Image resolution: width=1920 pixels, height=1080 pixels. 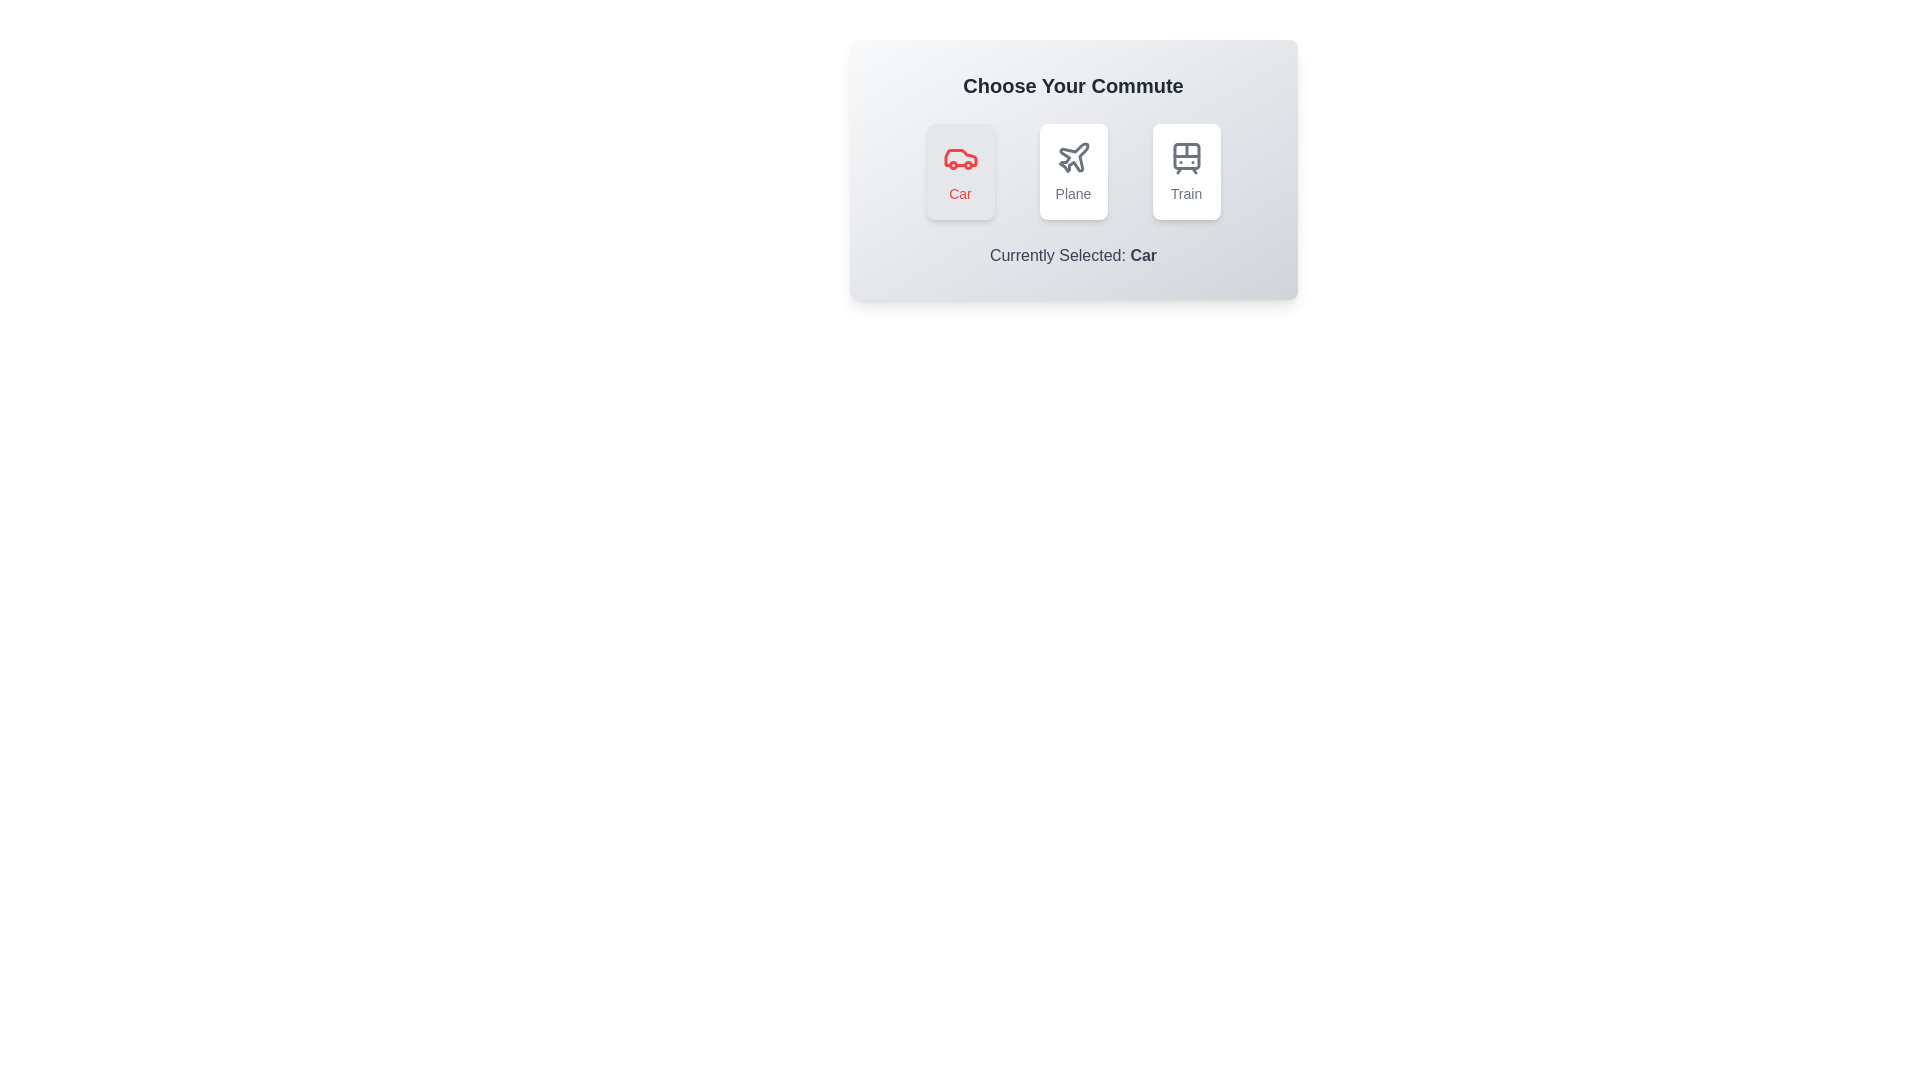 I want to click on the button corresponding to the transportation mode Plane, so click(x=1072, y=171).